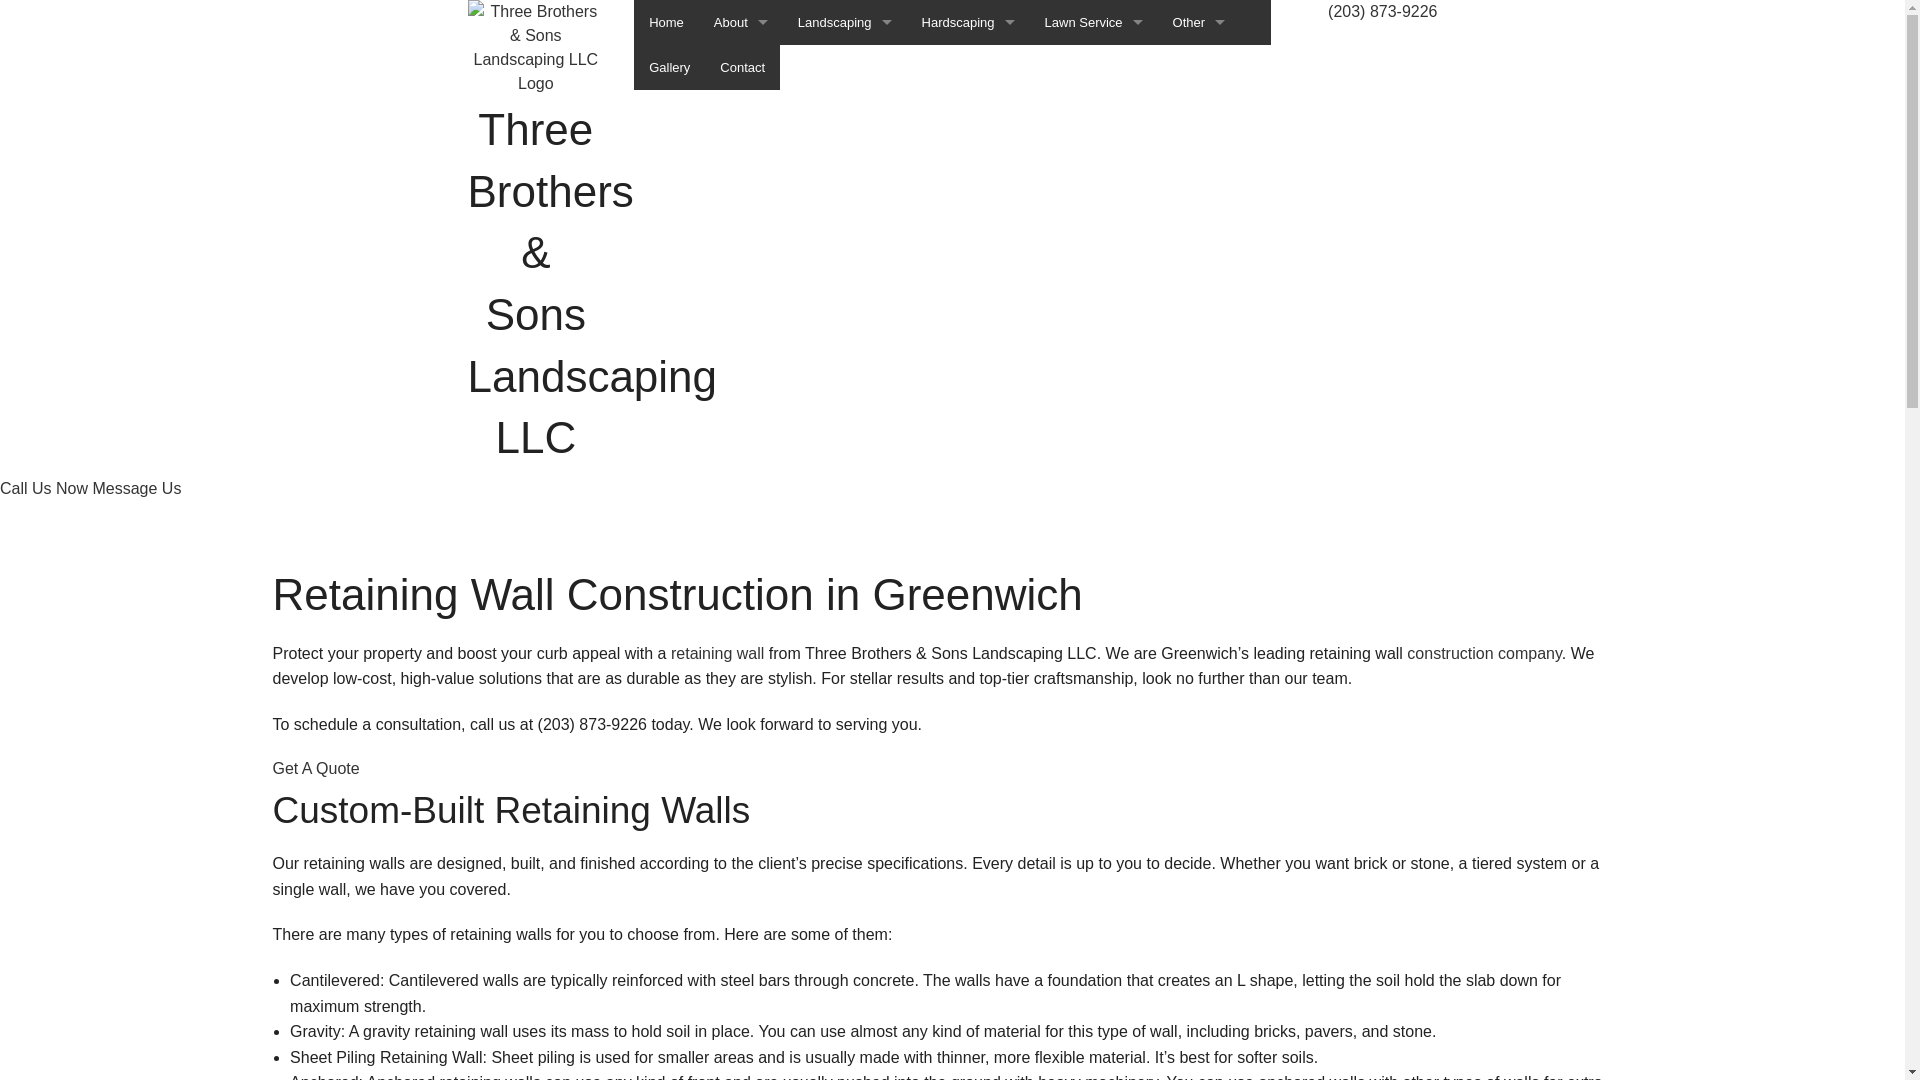 Image resolution: width=1920 pixels, height=1080 pixels. What do you see at coordinates (1093, 112) in the screenshot?
I see `'Lawn Care Services'` at bounding box center [1093, 112].